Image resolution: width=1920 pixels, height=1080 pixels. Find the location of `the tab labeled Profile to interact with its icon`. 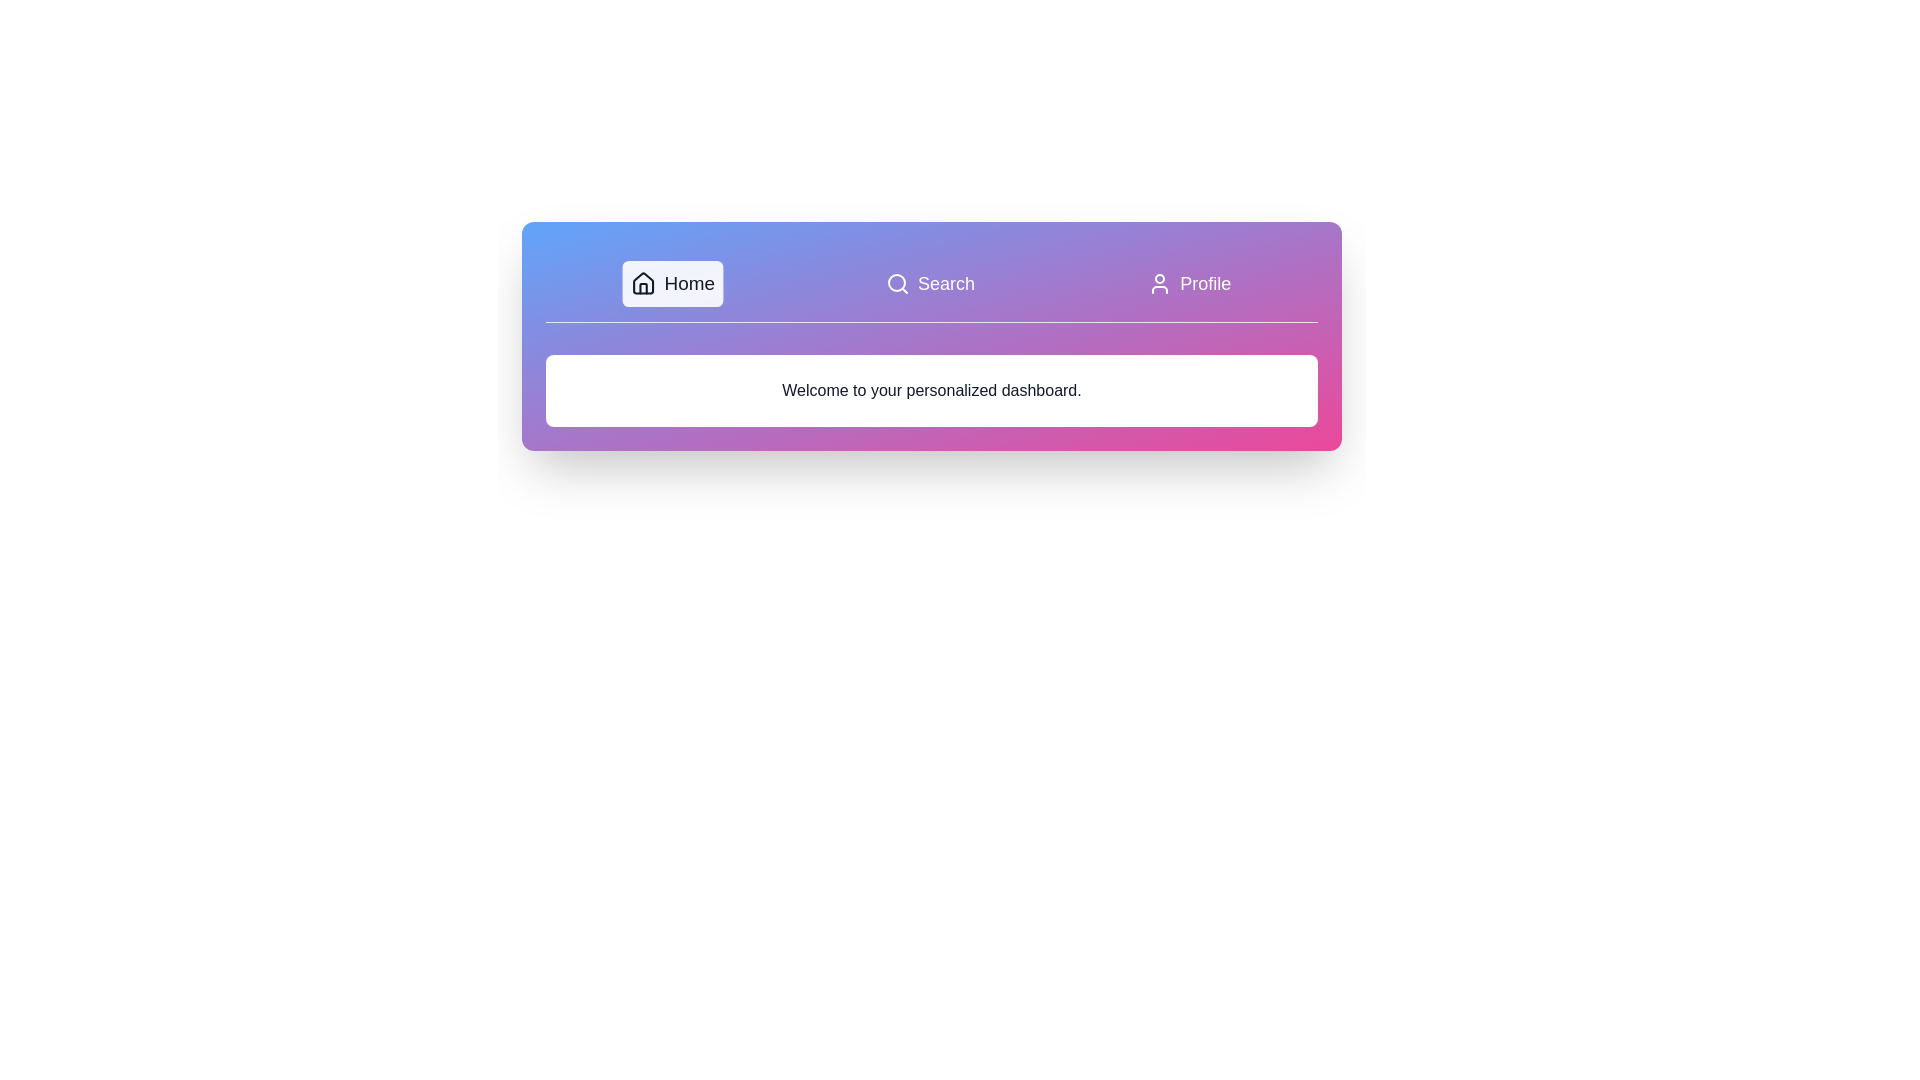

the tab labeled Profile to interact with its icon is located at coordinates (1189, 284).